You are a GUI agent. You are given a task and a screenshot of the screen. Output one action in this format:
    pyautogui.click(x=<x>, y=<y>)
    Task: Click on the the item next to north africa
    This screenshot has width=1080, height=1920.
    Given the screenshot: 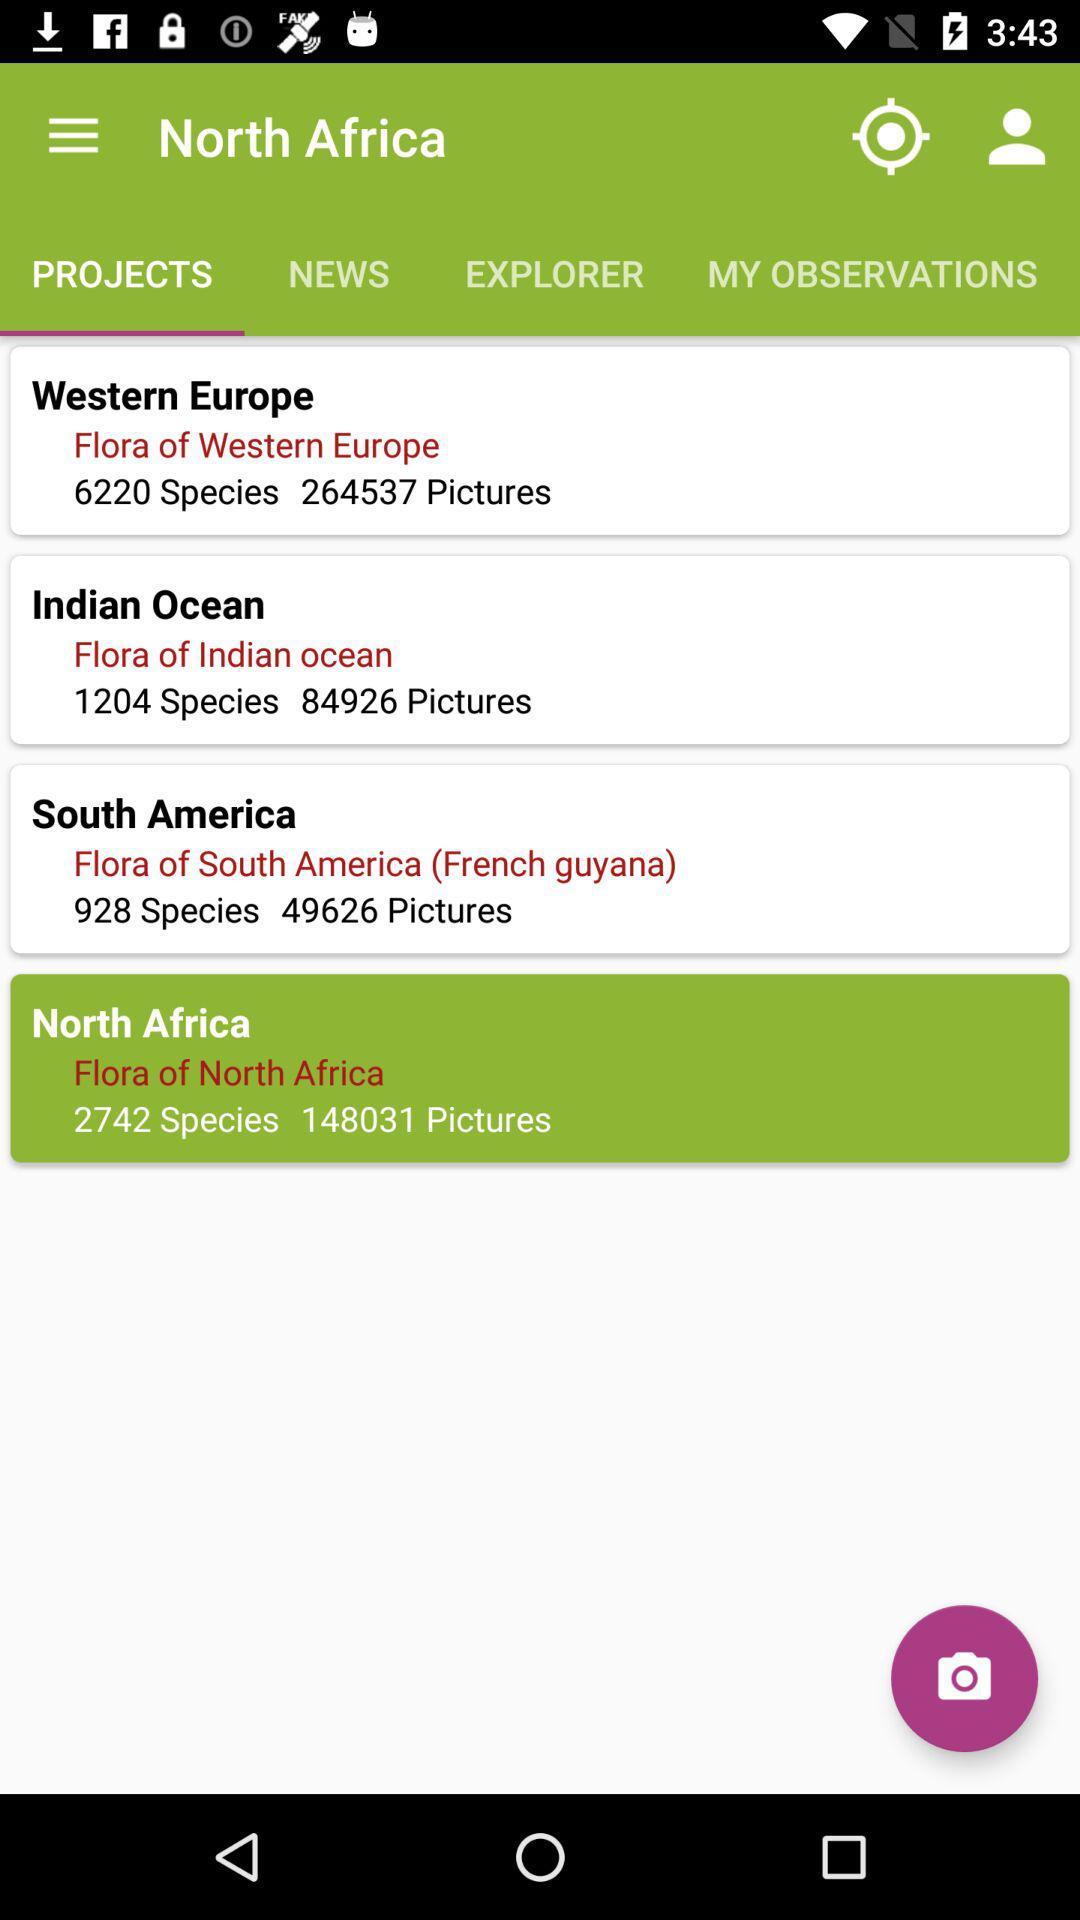 What is the action you would take?
    pyautogui.click(x=72, y=135)
    